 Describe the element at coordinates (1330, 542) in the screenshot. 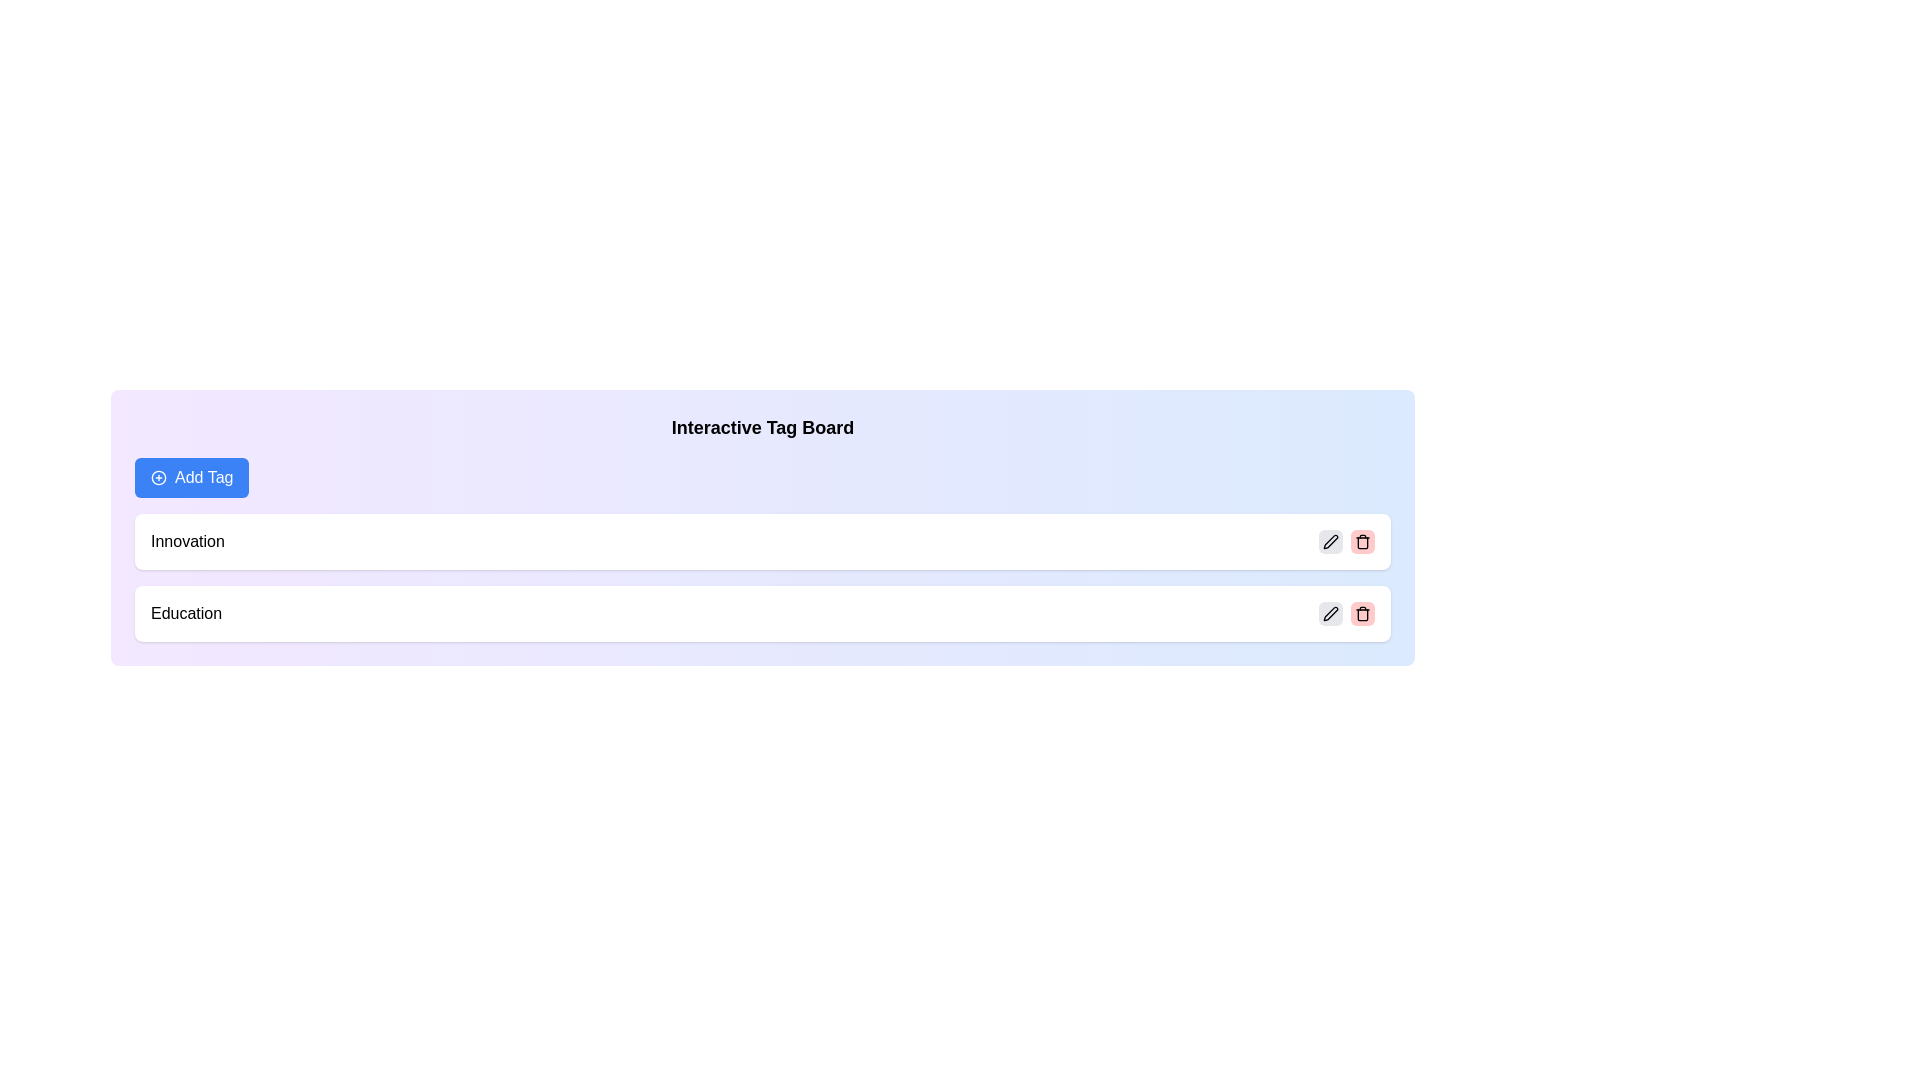

I see `the pencil icon of the tag with the name Innovation` at that location.